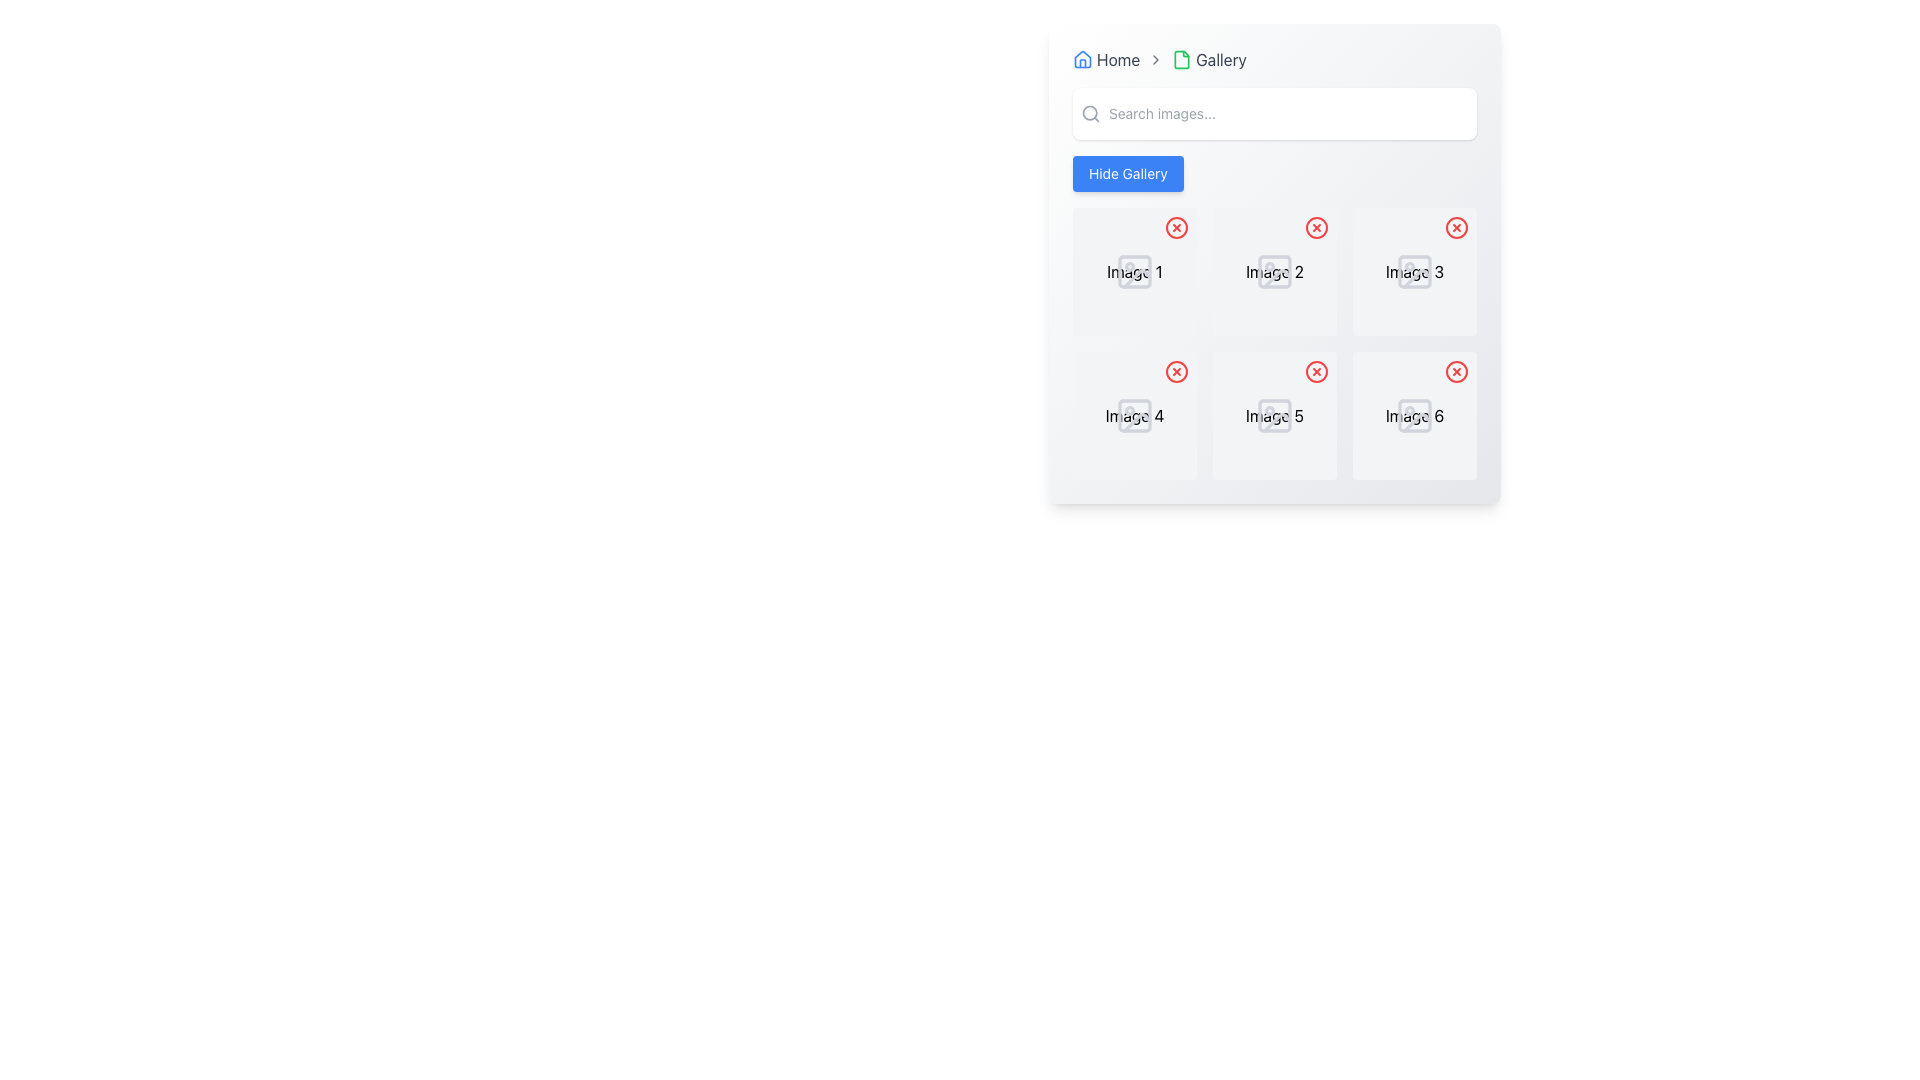  Describe the element at coordinates (1414, 272) in the screenshot. I see `the text label 'Image 3' located below the image placeholder in the first row and third column of the gallery grid to interact with adjacent components` at that location.